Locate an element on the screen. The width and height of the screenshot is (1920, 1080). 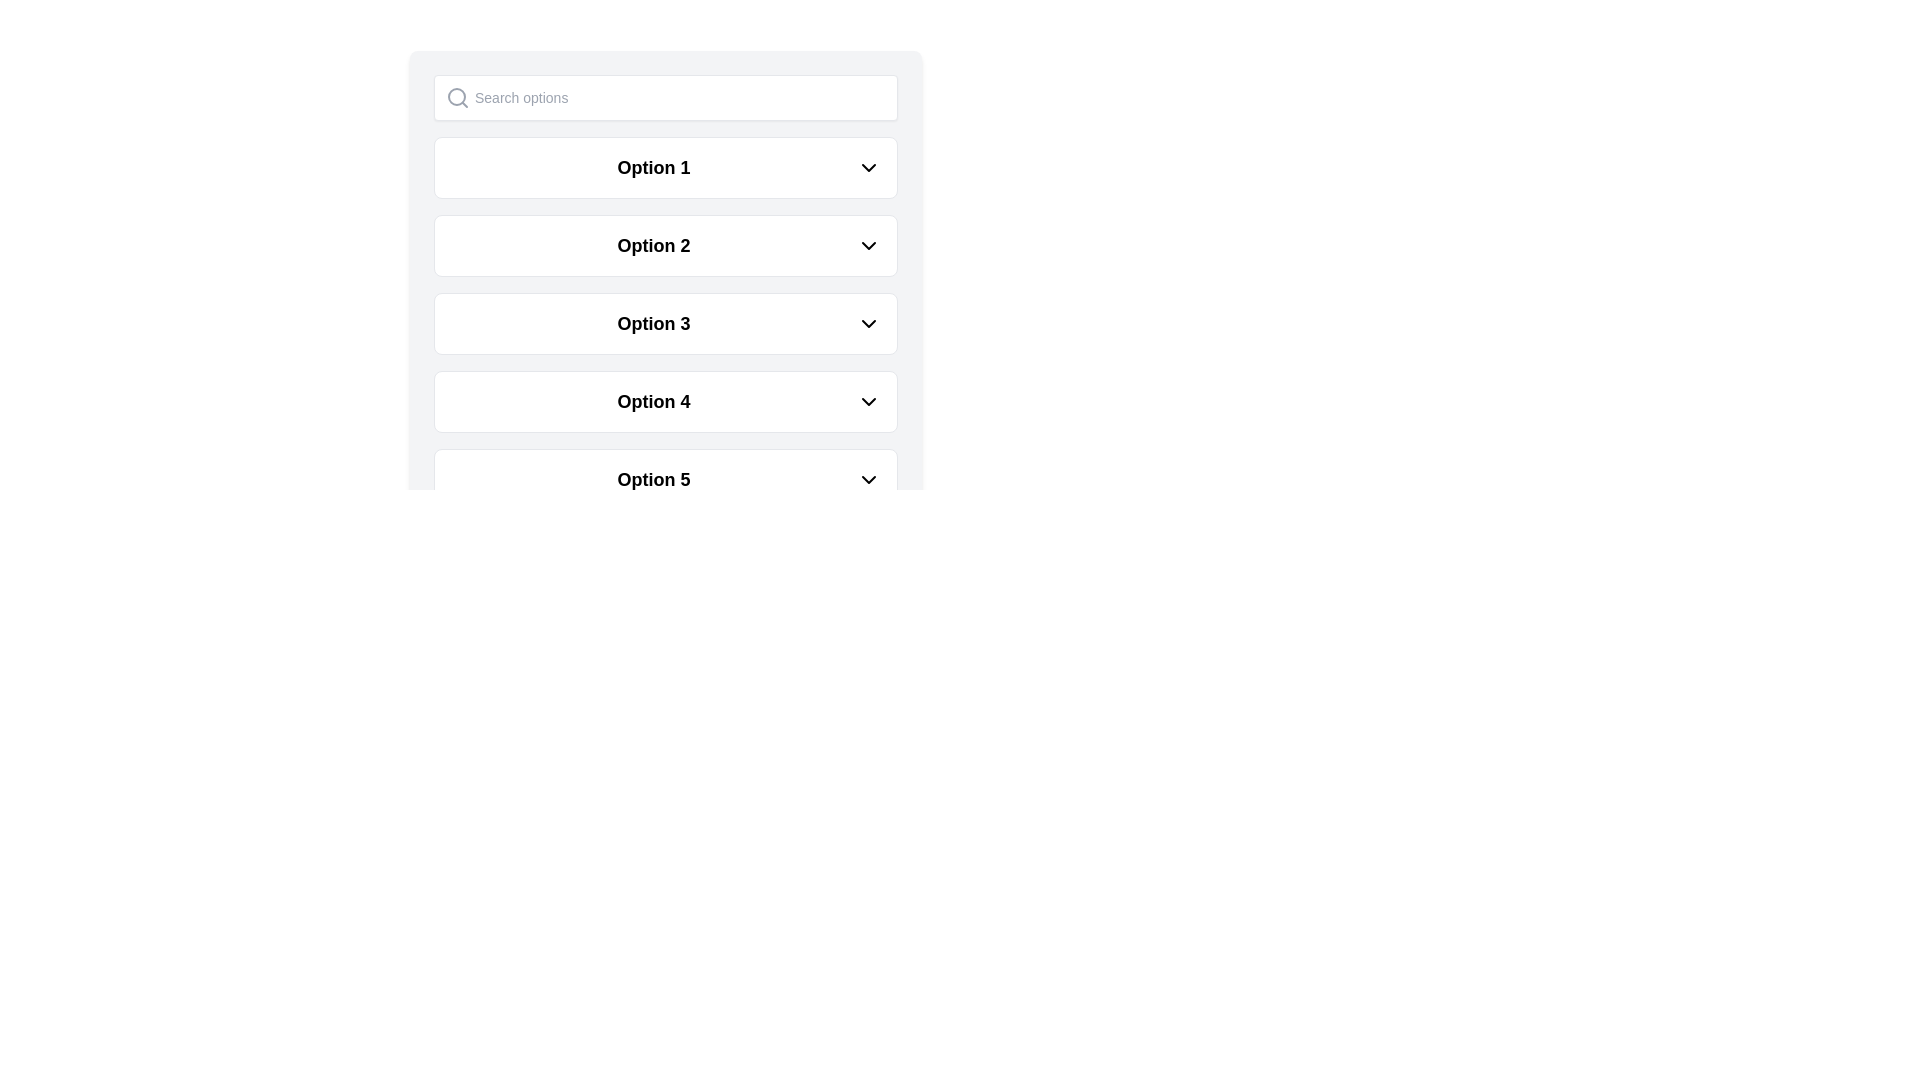
the selectable list item labeled 'Option 3' is located at coordinates (666, 323).